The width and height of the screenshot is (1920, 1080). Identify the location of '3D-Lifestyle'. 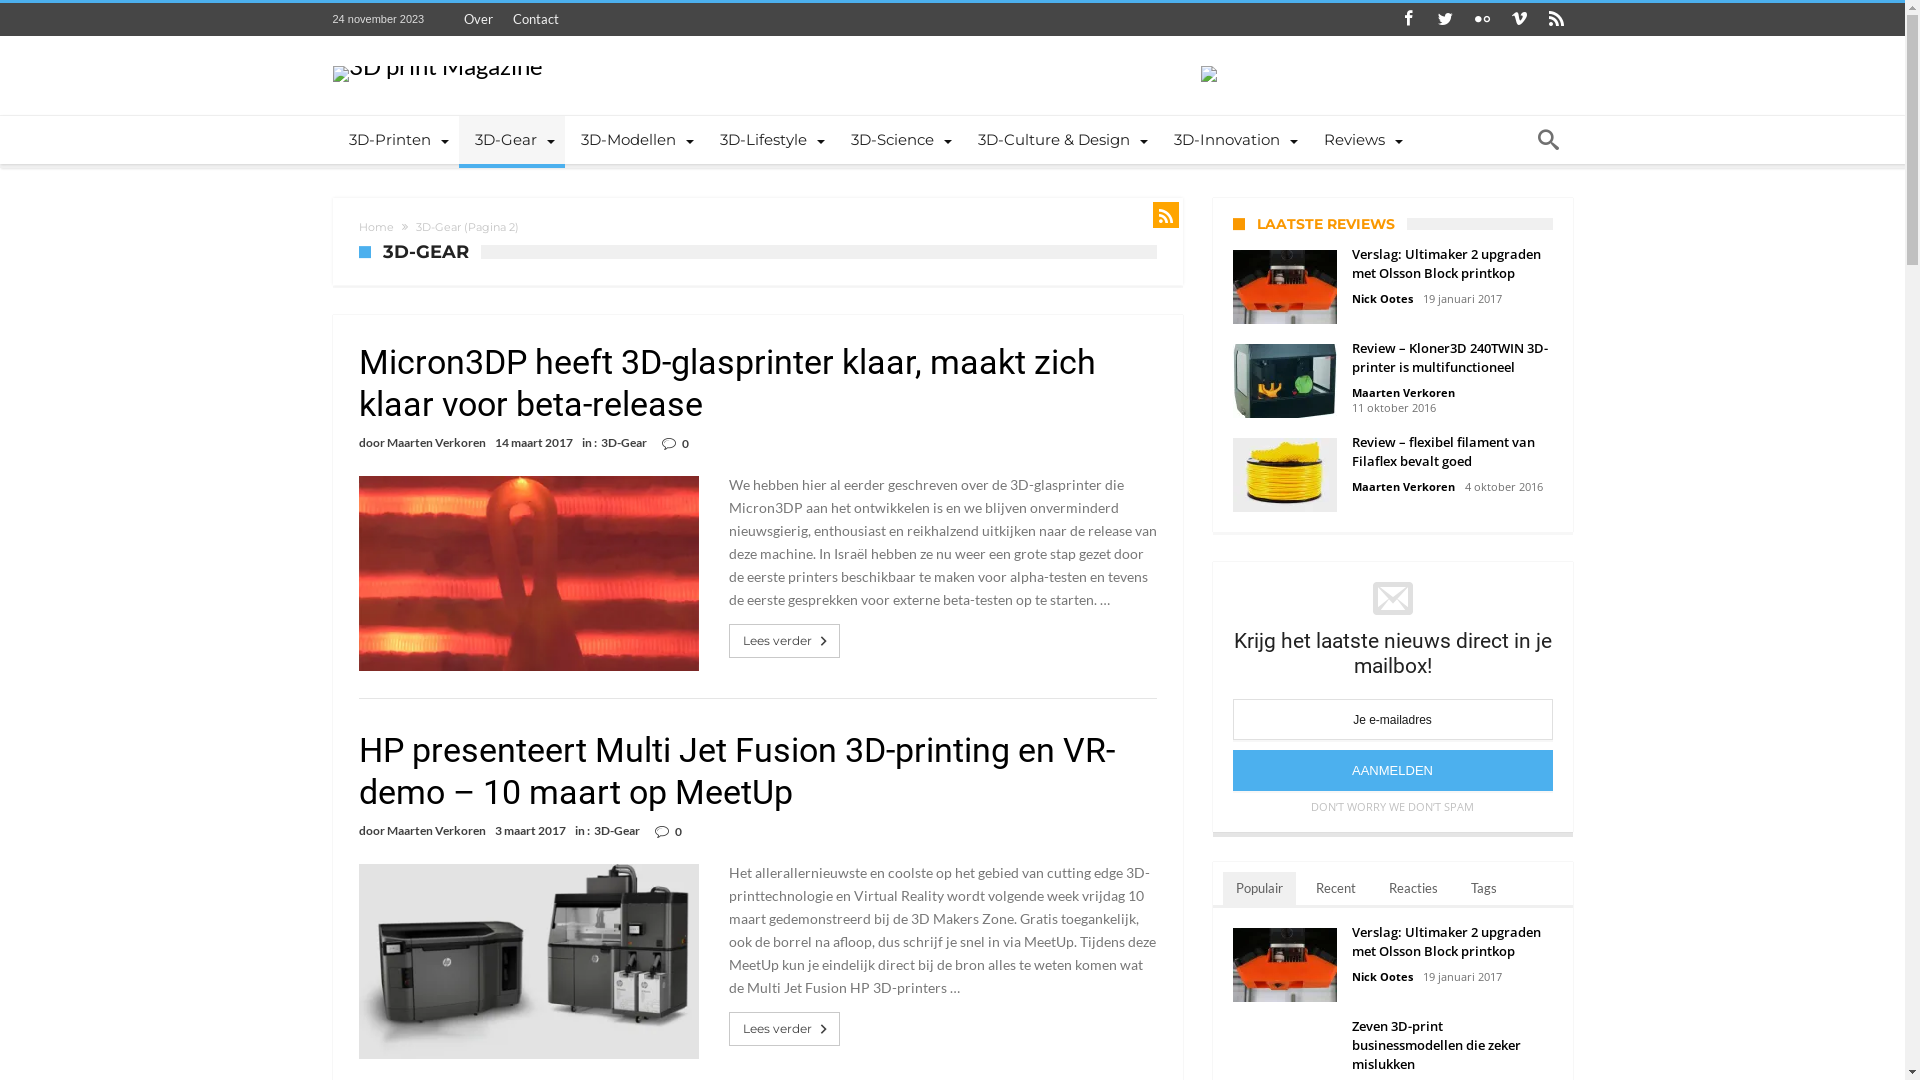
(704, 138).